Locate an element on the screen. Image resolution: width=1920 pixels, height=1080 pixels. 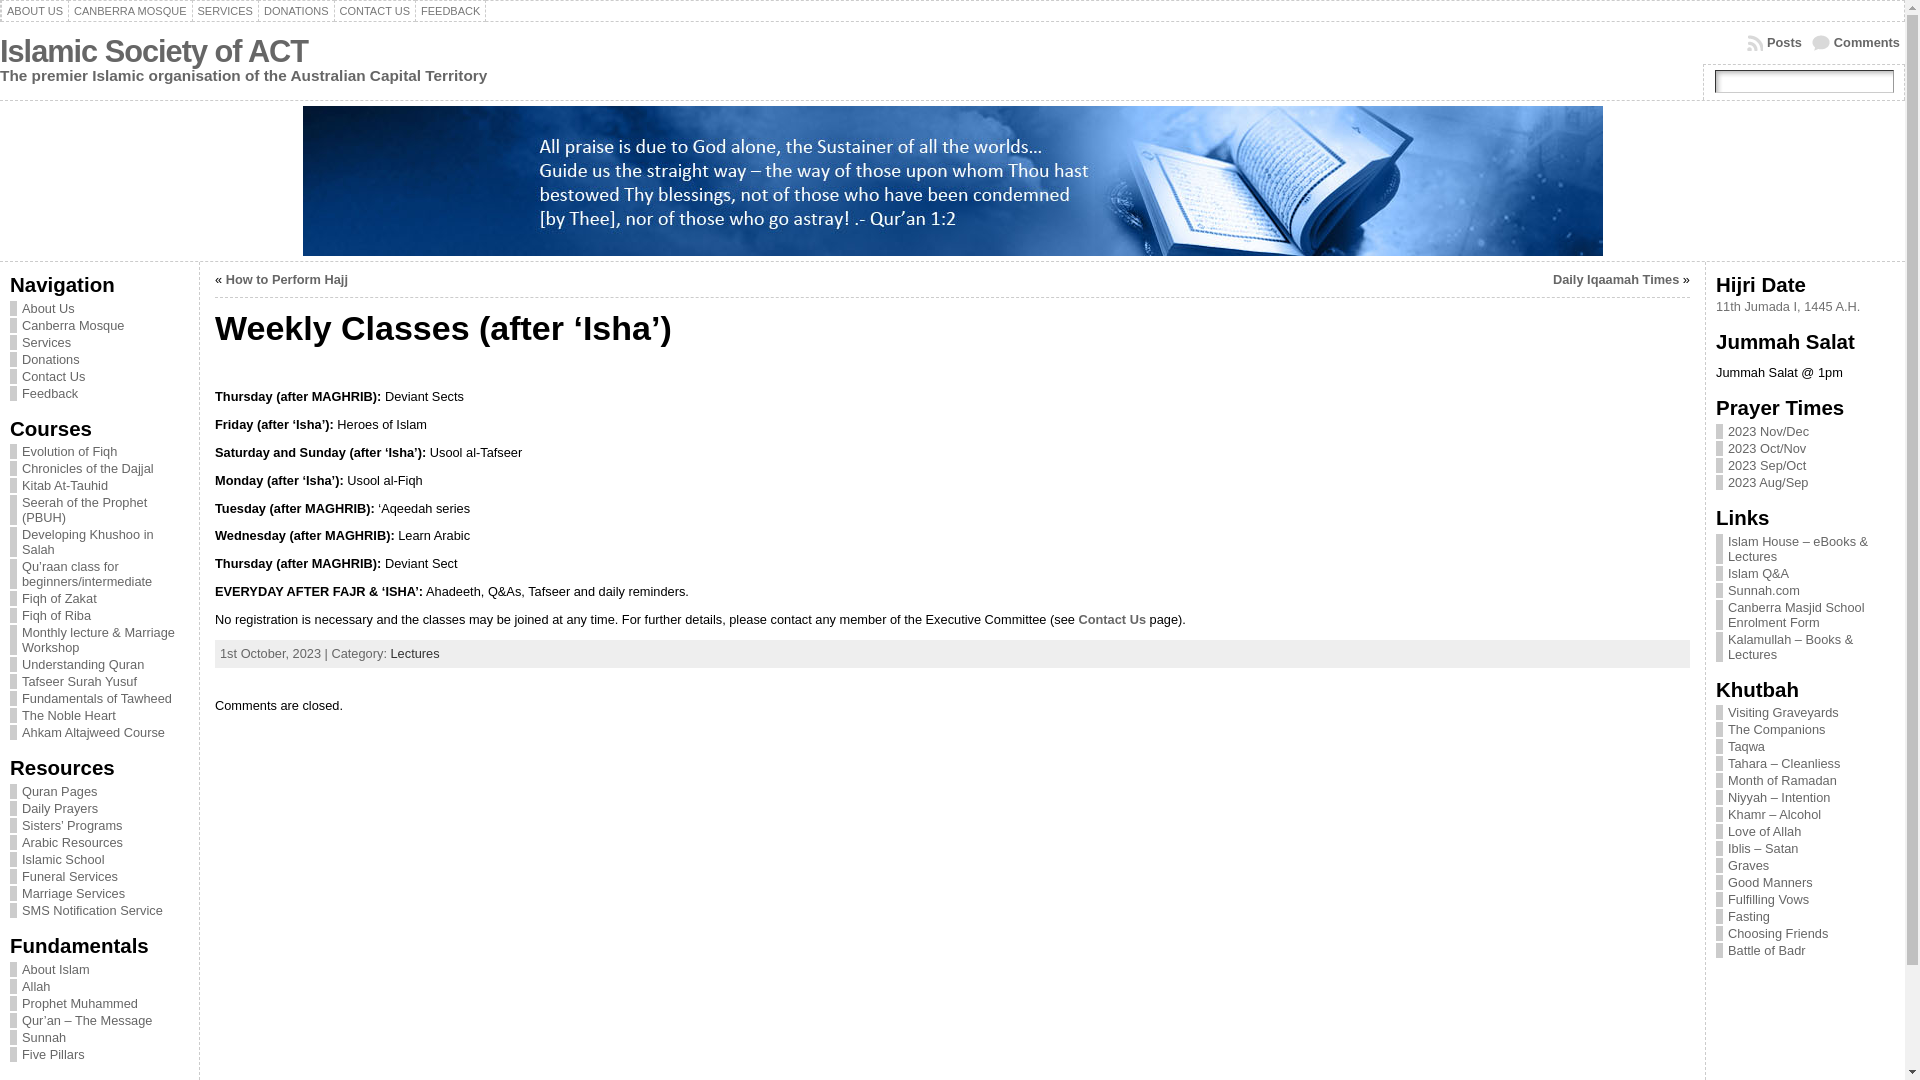
'CONTACT US' is located at coordinates (375, 11).